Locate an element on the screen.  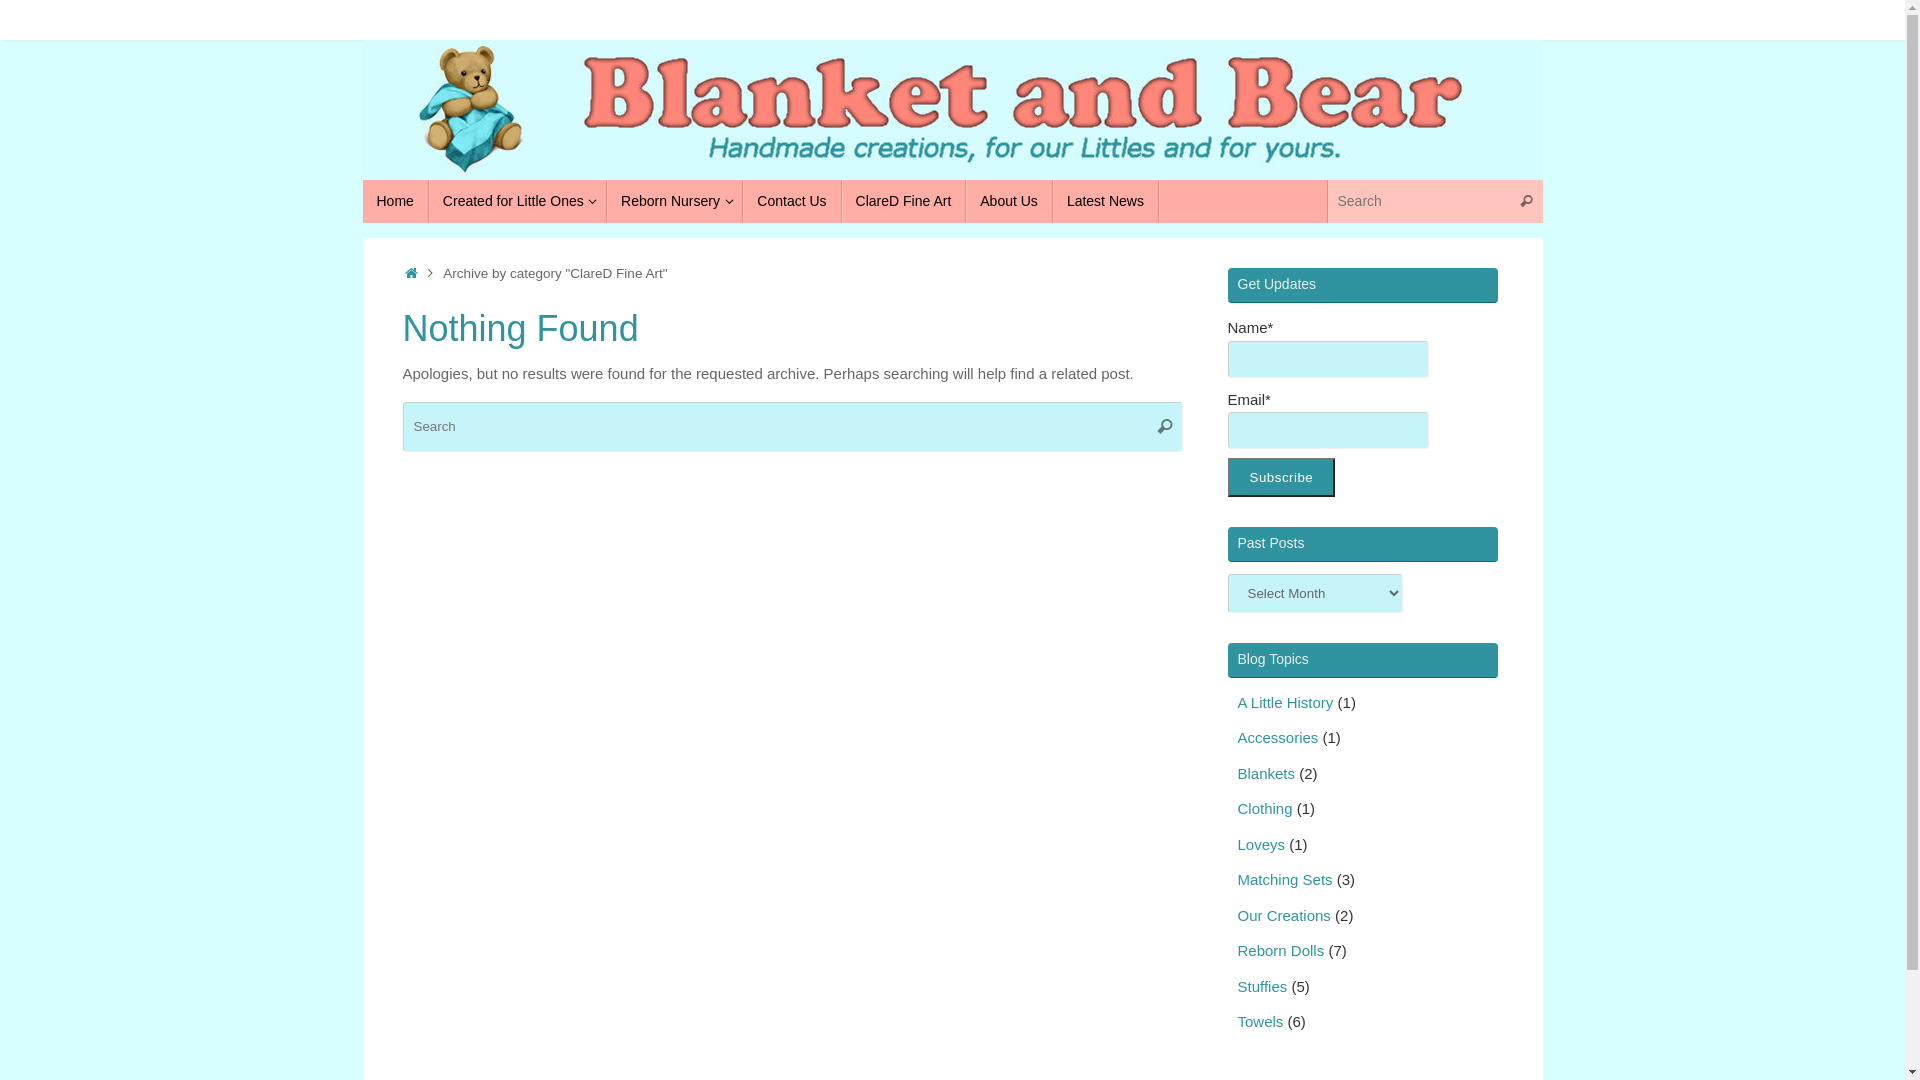
'Search' is located at coordinates (1525, 201).